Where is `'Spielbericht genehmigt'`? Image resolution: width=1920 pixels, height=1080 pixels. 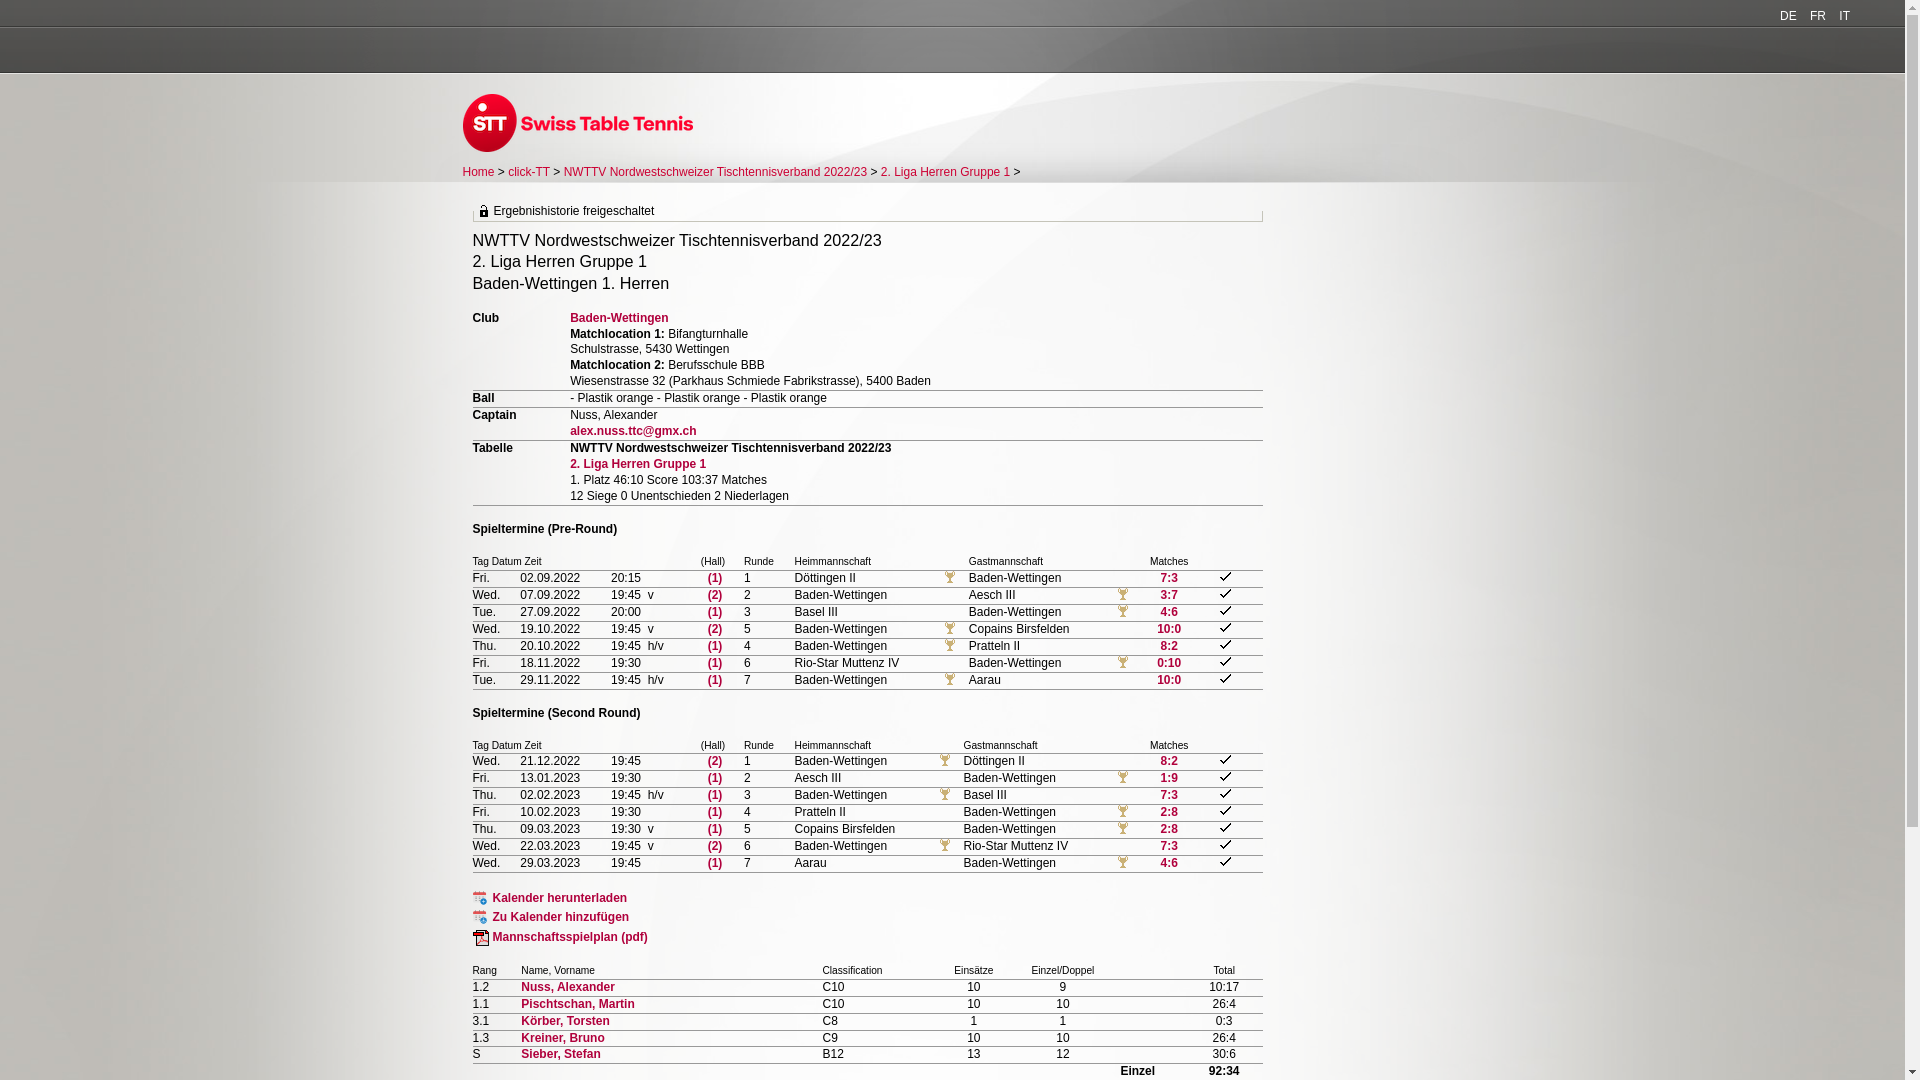
'Spielbericht genehmigt' is located at coordinates (1224, 626).